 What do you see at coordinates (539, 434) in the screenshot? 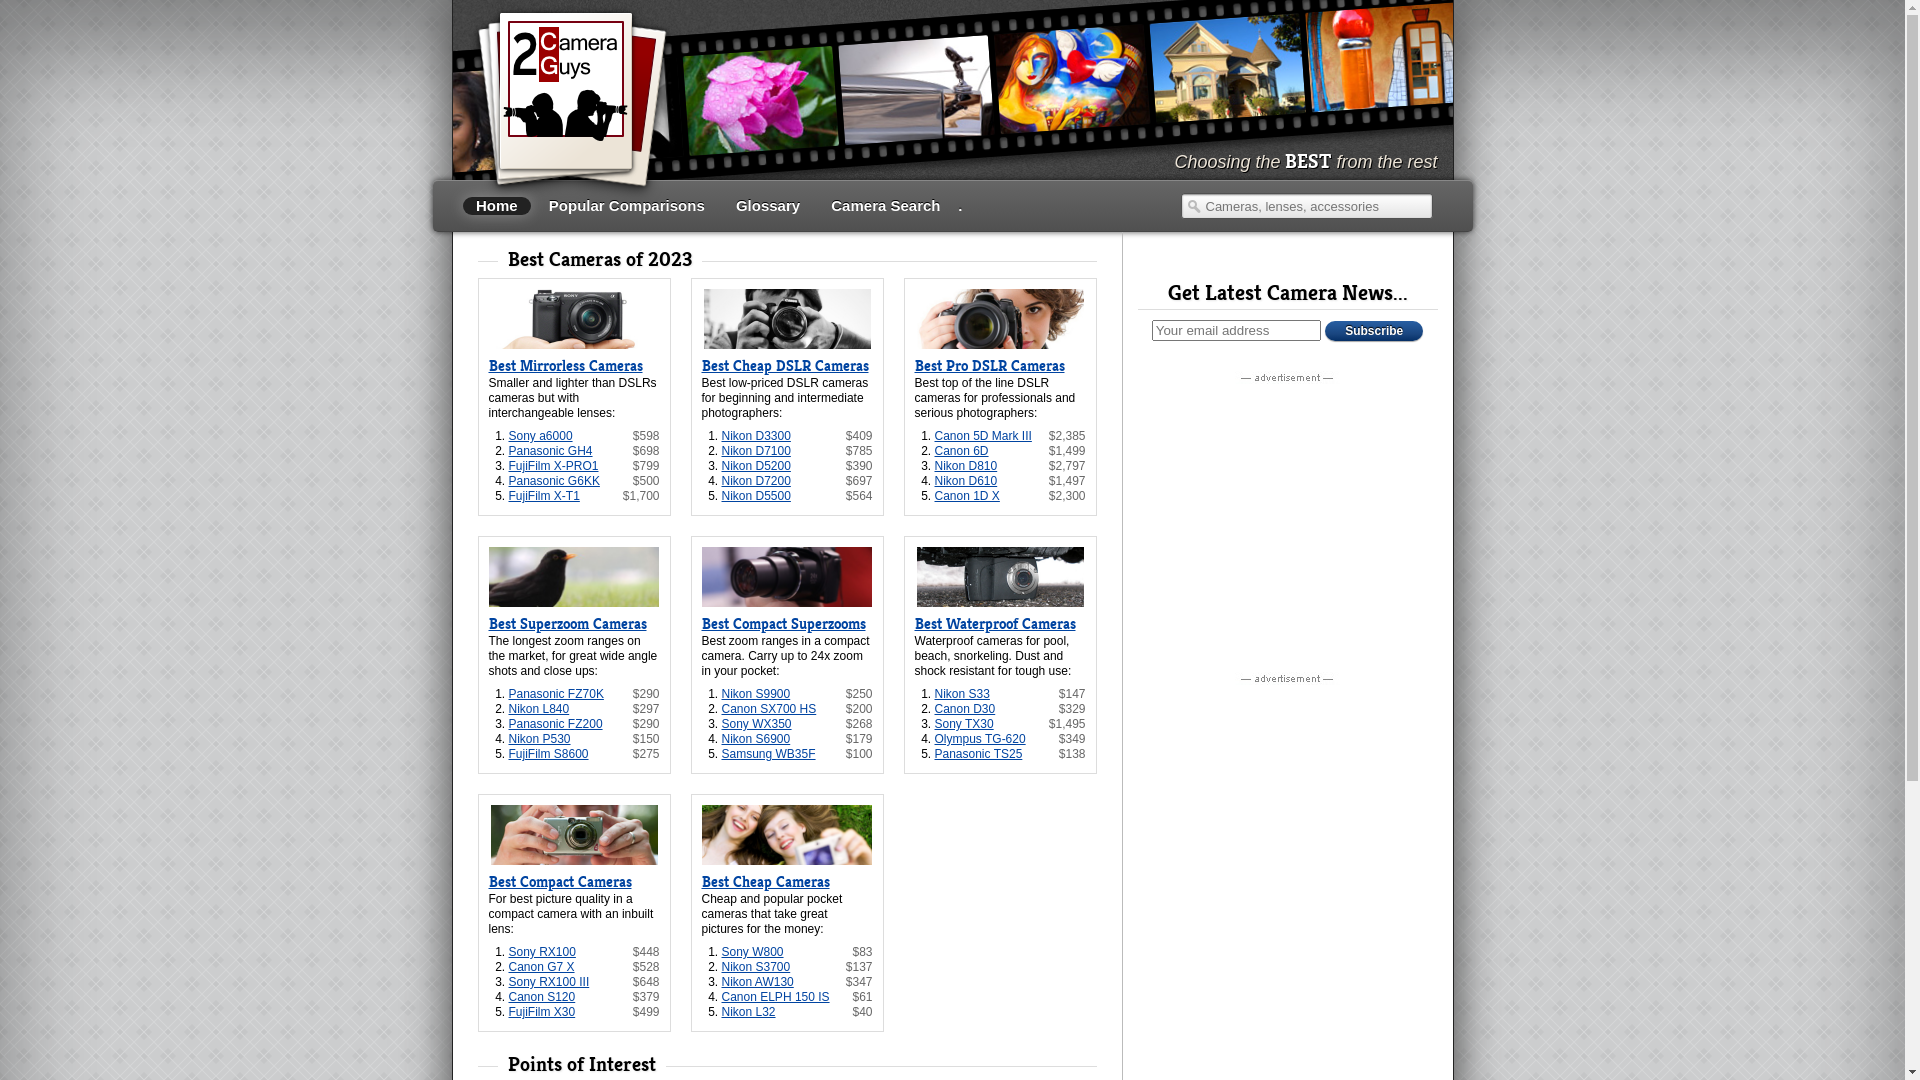
I see `'Sony a6000'` at bounding box center [539, 434].